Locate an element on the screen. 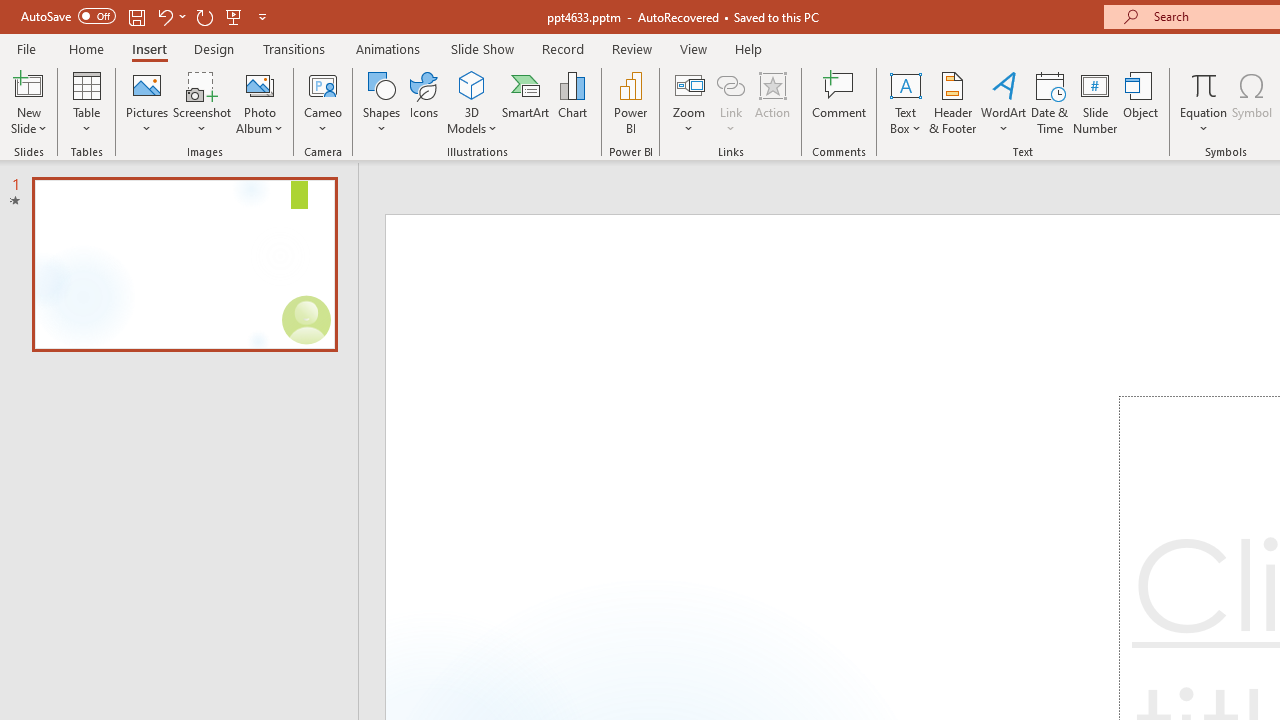 This screenshot has width=1280, height=720. 'Slide Number' is located at coordinates (1094, 103).